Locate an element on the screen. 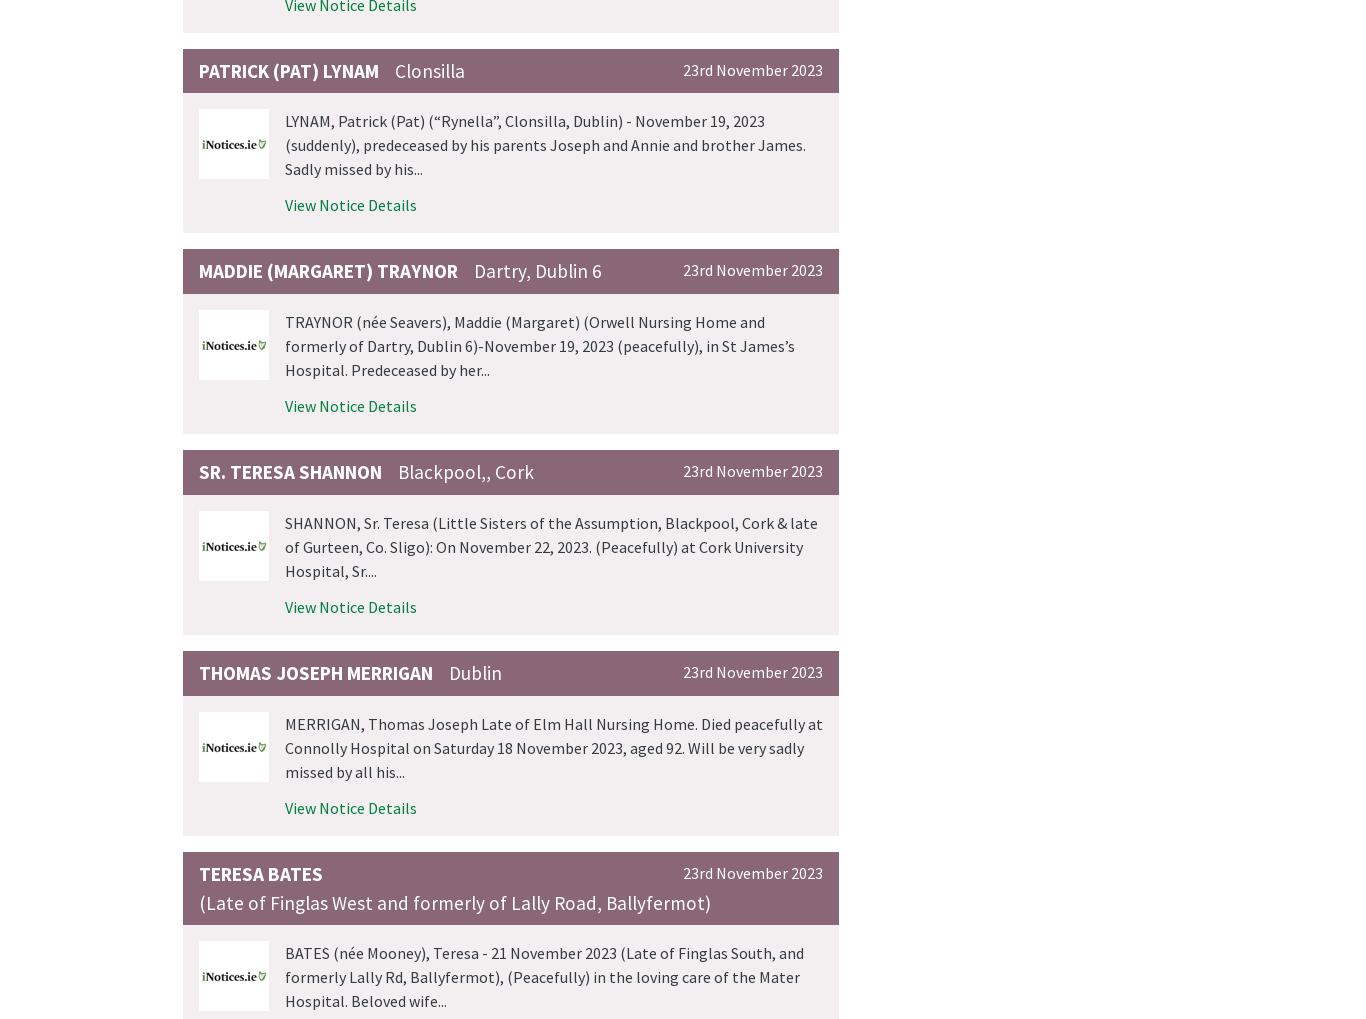 The image size is (1366, 1019). 'Clonsilla' is located at coordinates (429, 70).